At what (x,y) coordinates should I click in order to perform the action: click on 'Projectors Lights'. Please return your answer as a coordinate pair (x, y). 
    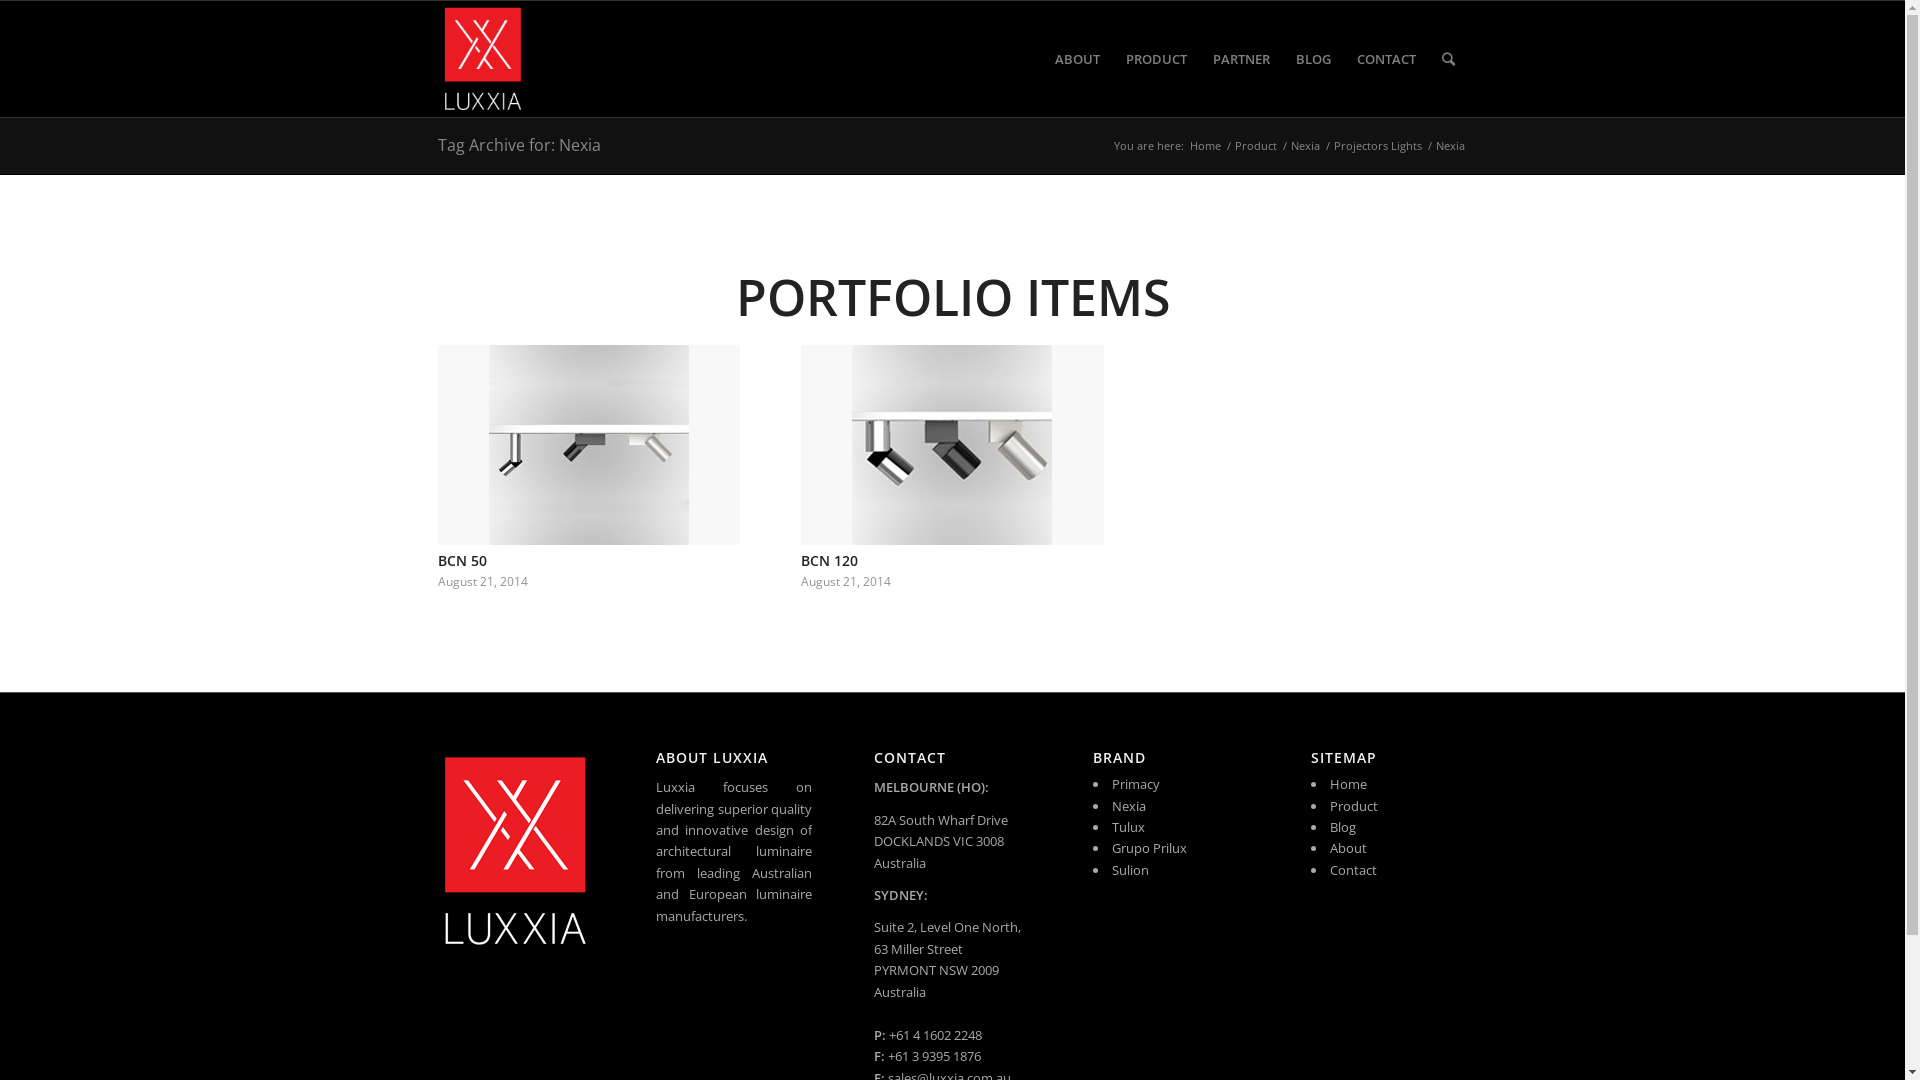
    Looking at the image, I should click on (1329, 144).